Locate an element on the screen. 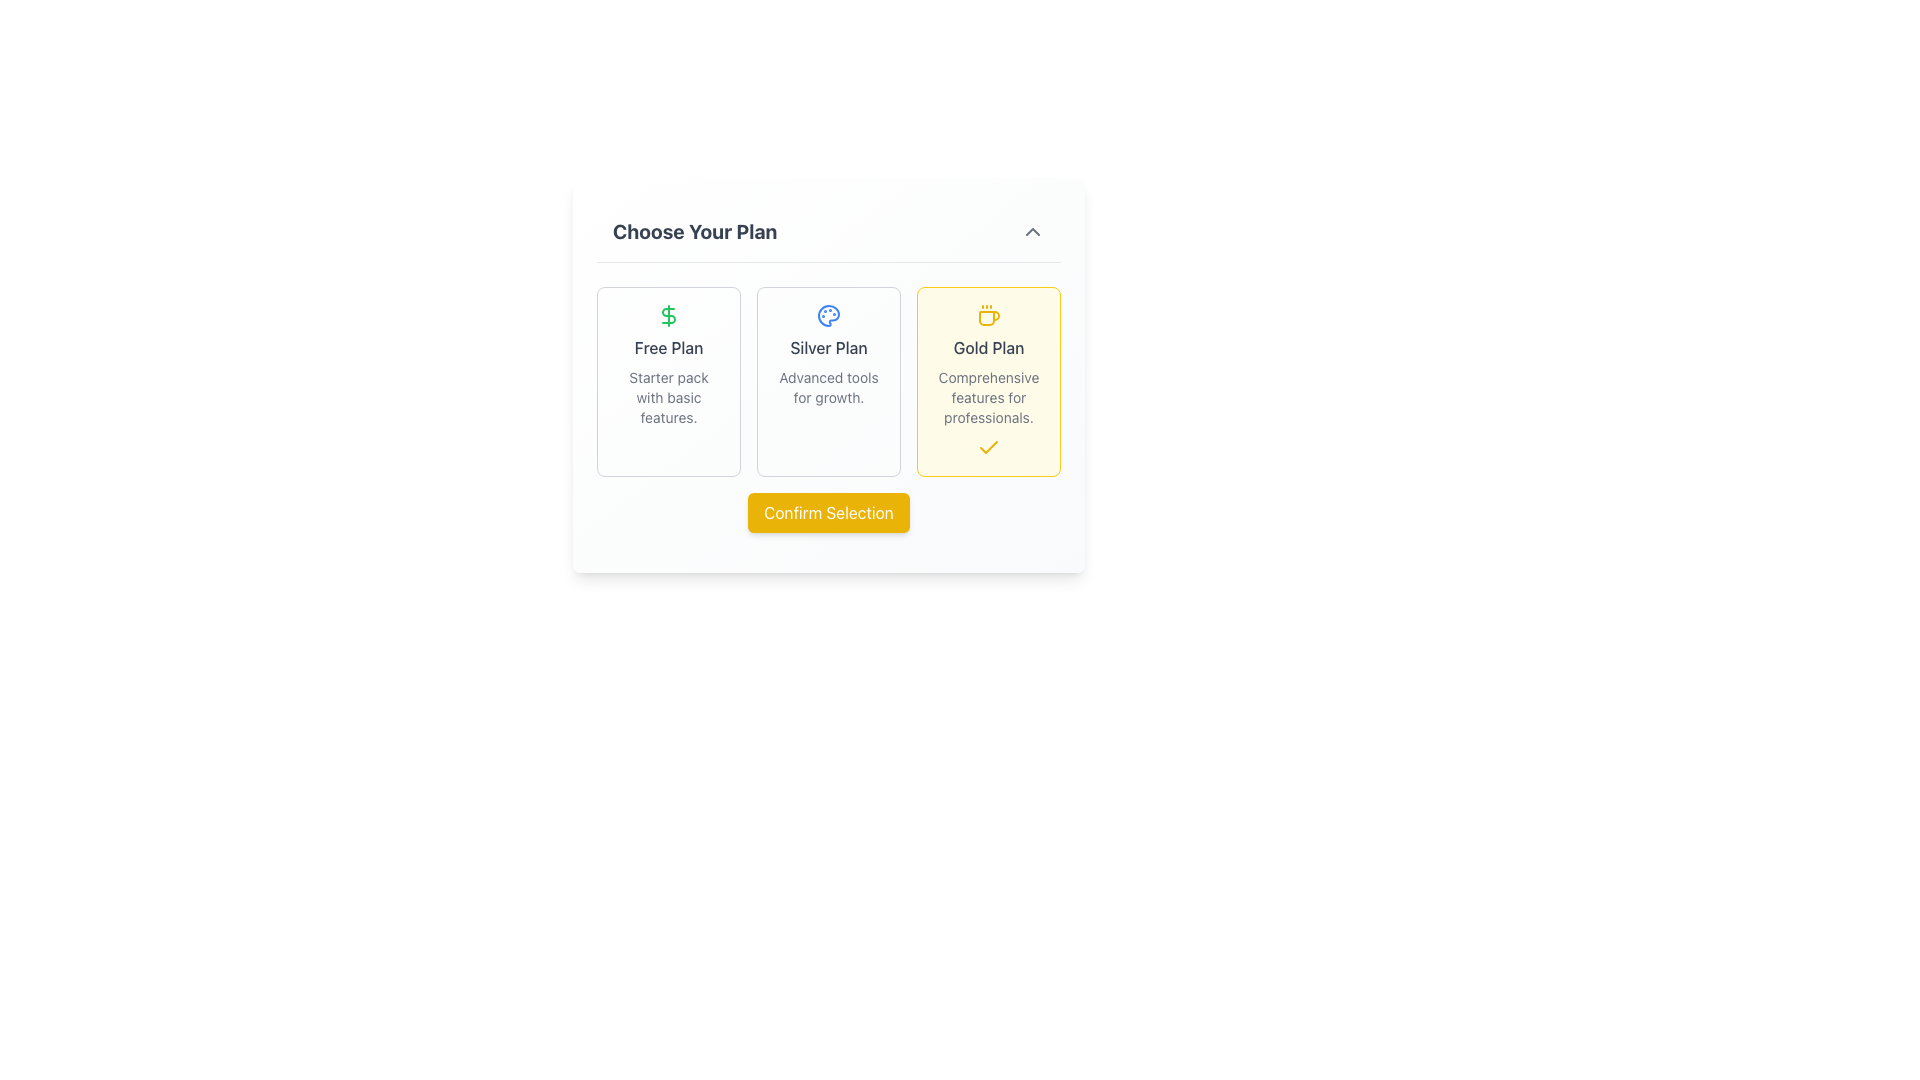  the green dollar sign icon located at the top of the 'Free Plan' card for identification purposes is located at coordinates (668, 315).